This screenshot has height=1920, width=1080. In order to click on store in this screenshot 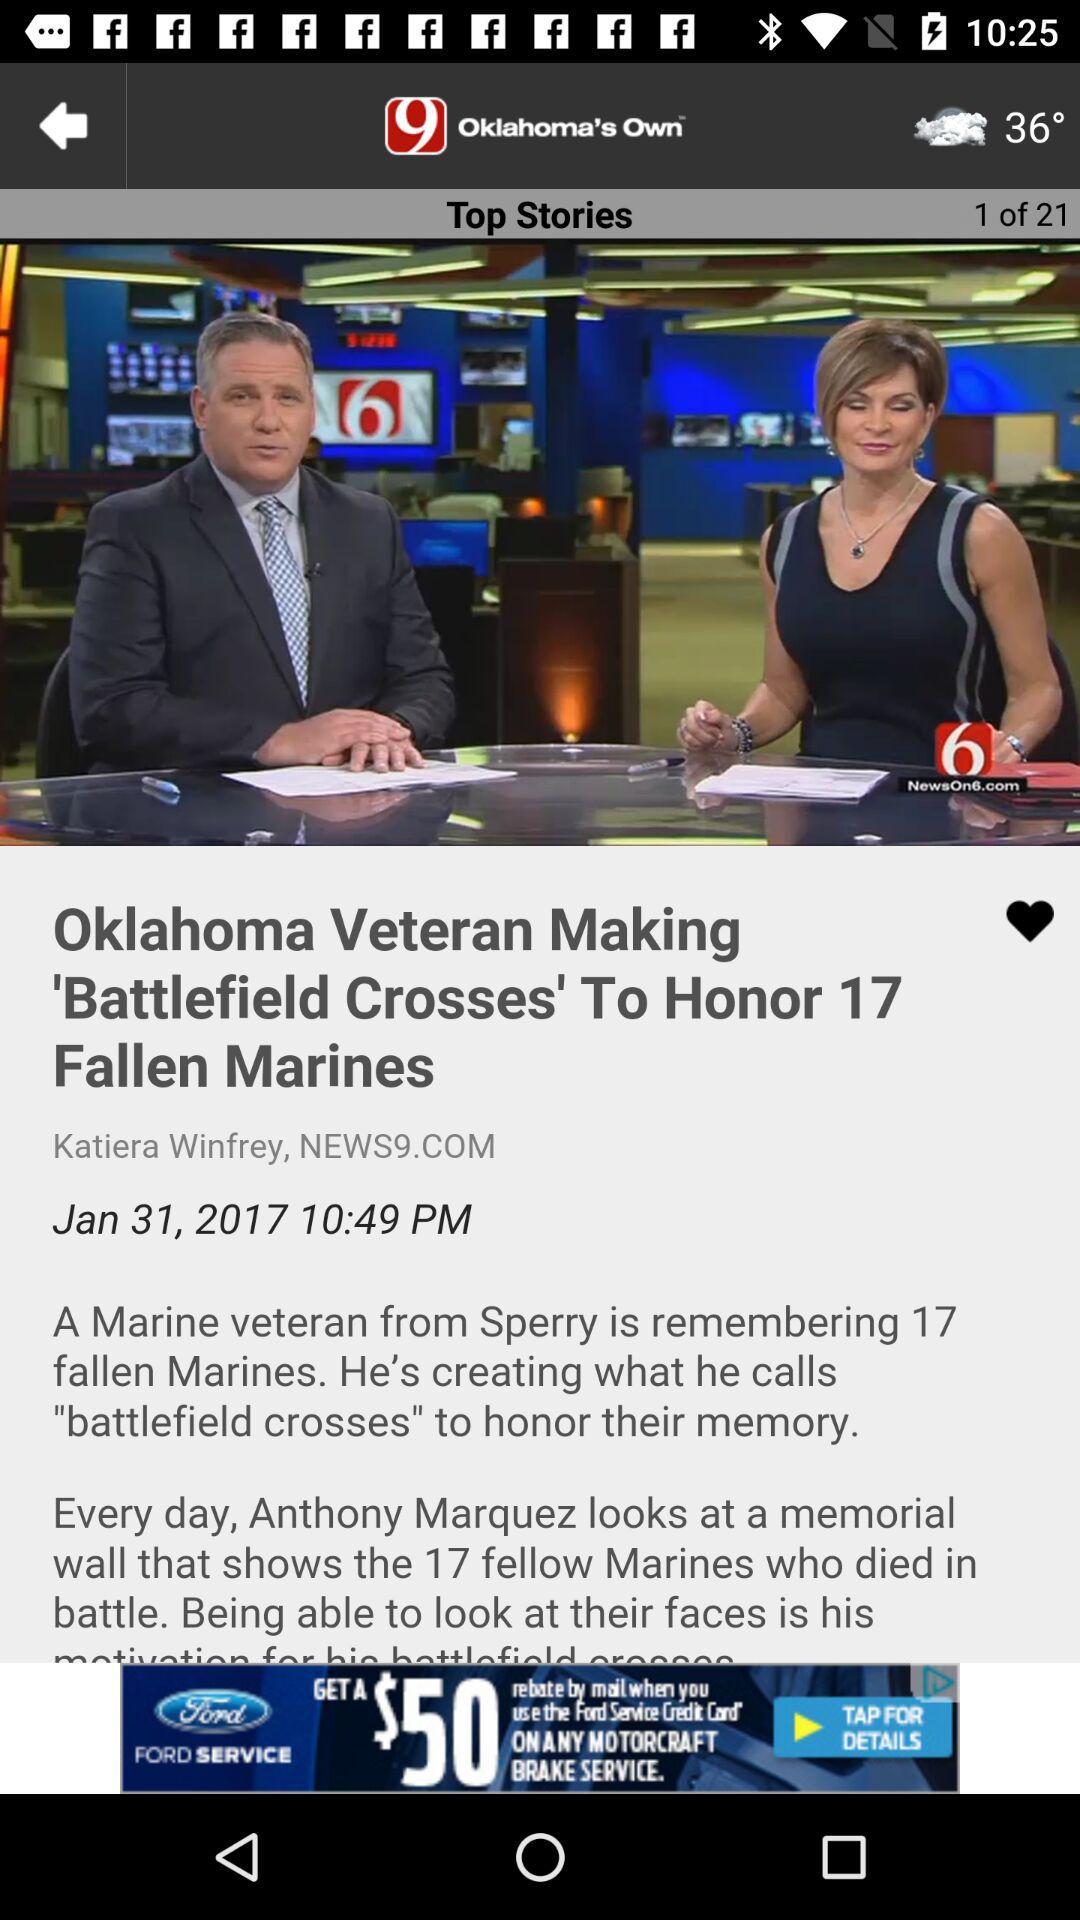, I will do `click(540, 1727)`.